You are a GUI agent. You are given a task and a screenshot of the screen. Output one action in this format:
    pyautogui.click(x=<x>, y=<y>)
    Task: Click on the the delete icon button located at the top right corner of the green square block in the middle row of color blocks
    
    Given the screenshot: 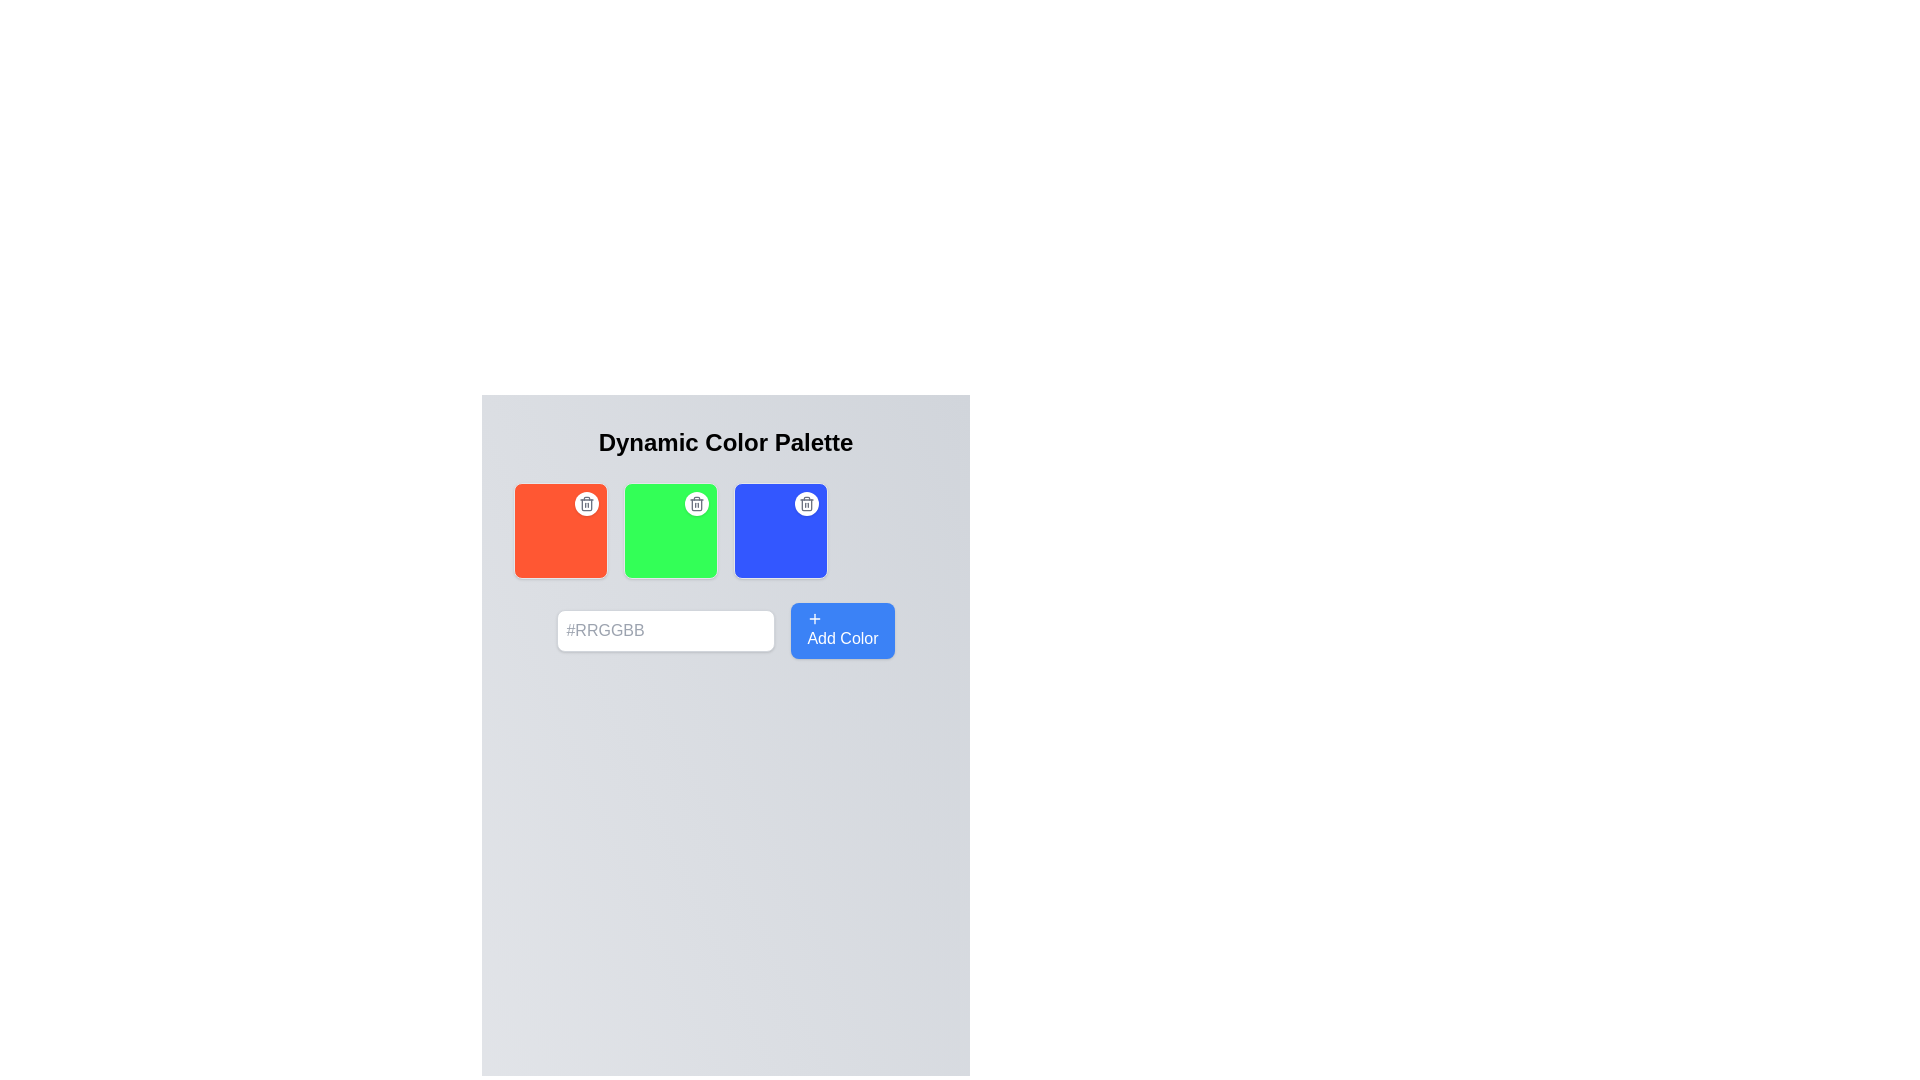 What is the action you would take?
    pyautogui.click(x=696, y=503)
    